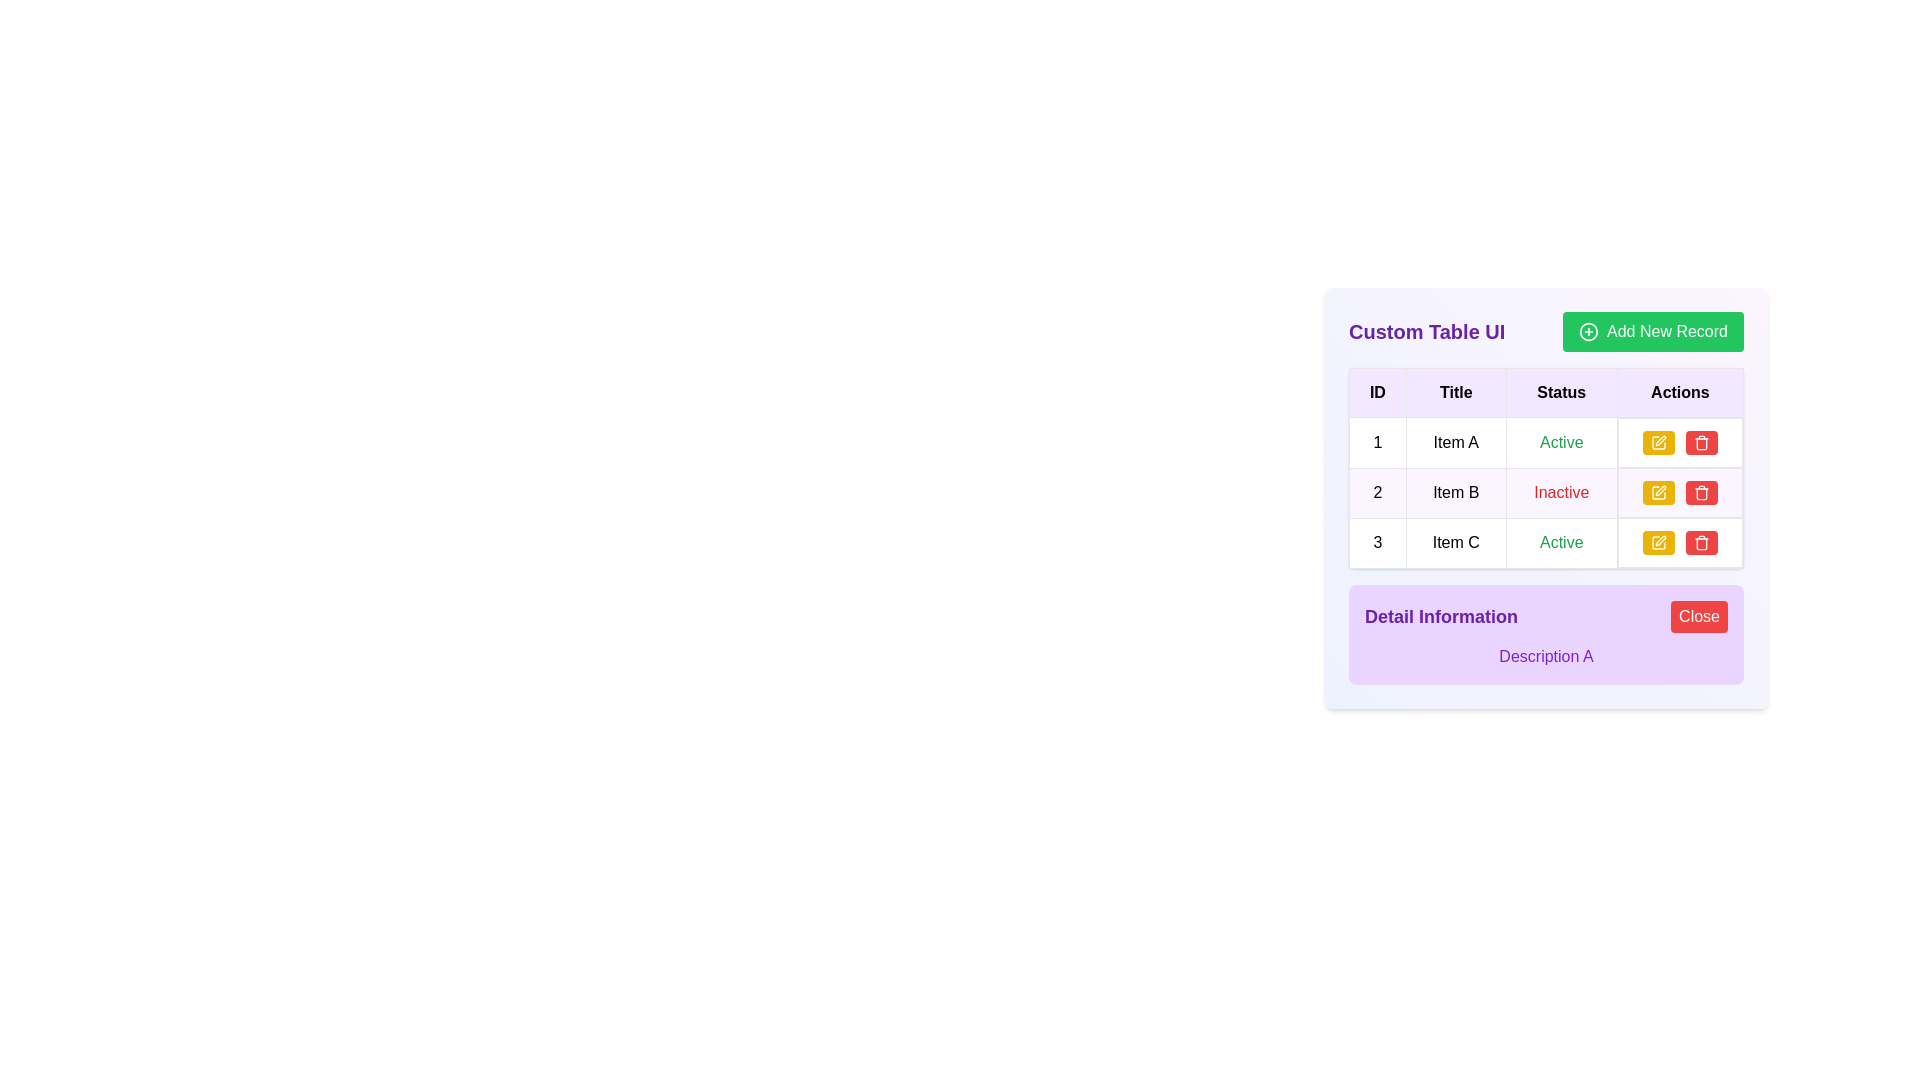 The image size is (1920, 1080). What do you see at coordinates (1698, 616) in the screenshot?
I see `the button located in the bottom right corner of the 'Detail Information' section` at bounding box center [1698, 616].